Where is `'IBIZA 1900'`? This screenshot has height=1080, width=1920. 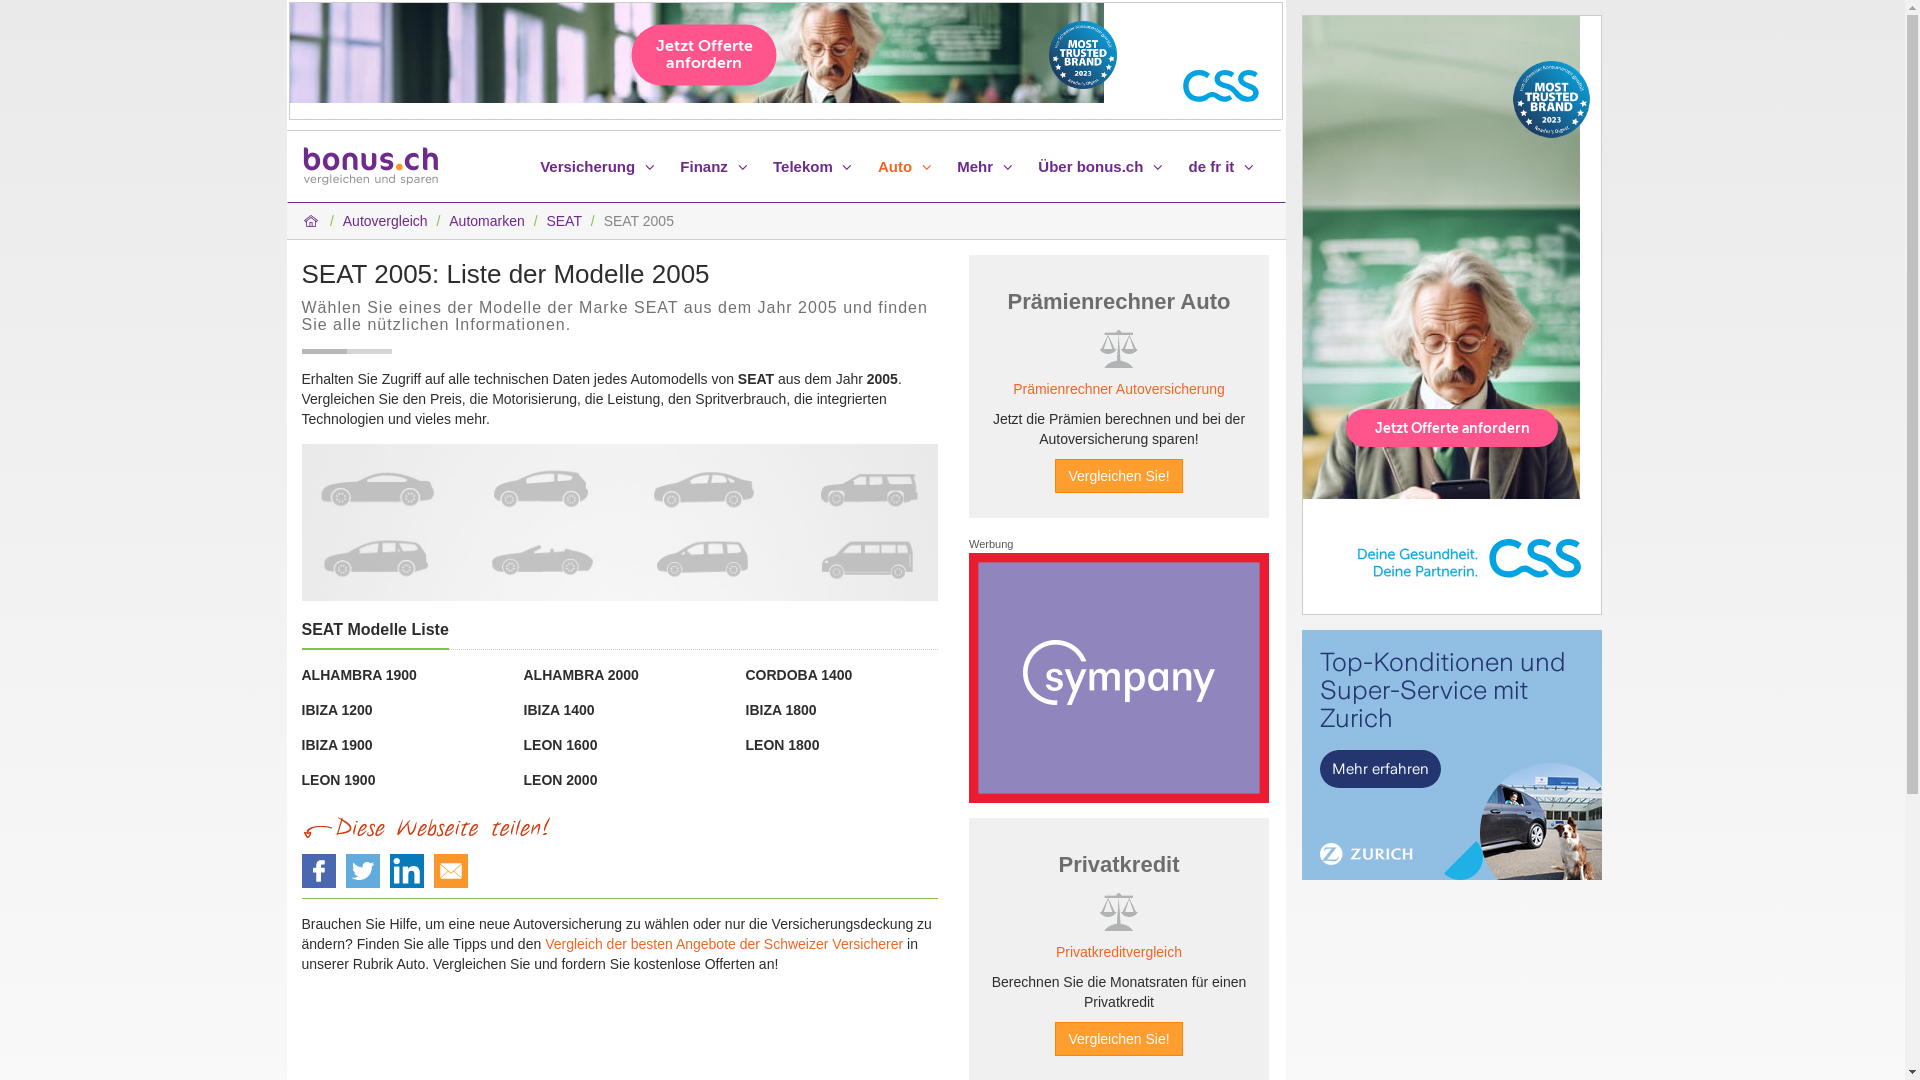
'IBIZA 1900' is located at coordinates (337, 744).